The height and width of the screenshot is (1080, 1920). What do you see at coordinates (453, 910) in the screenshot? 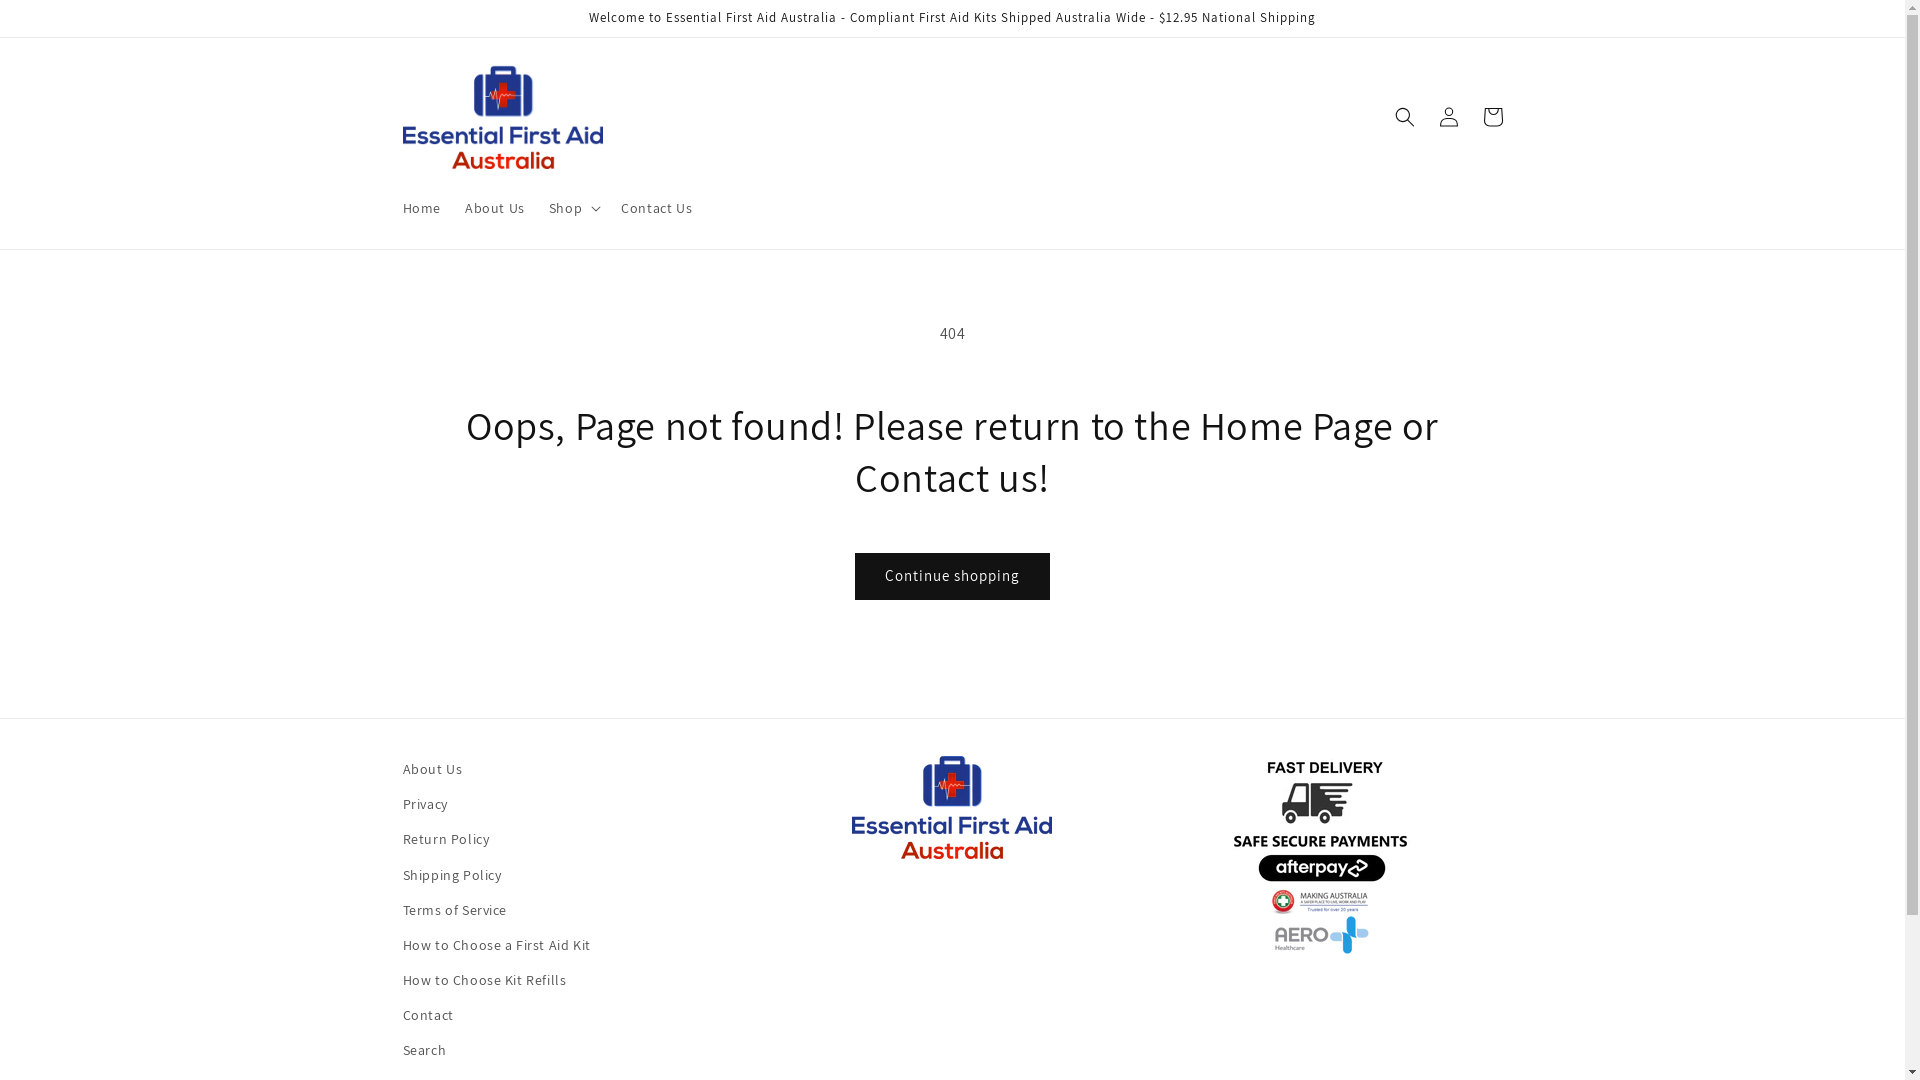
I see `'Terms of Service'` at bounding box center [453, 910].